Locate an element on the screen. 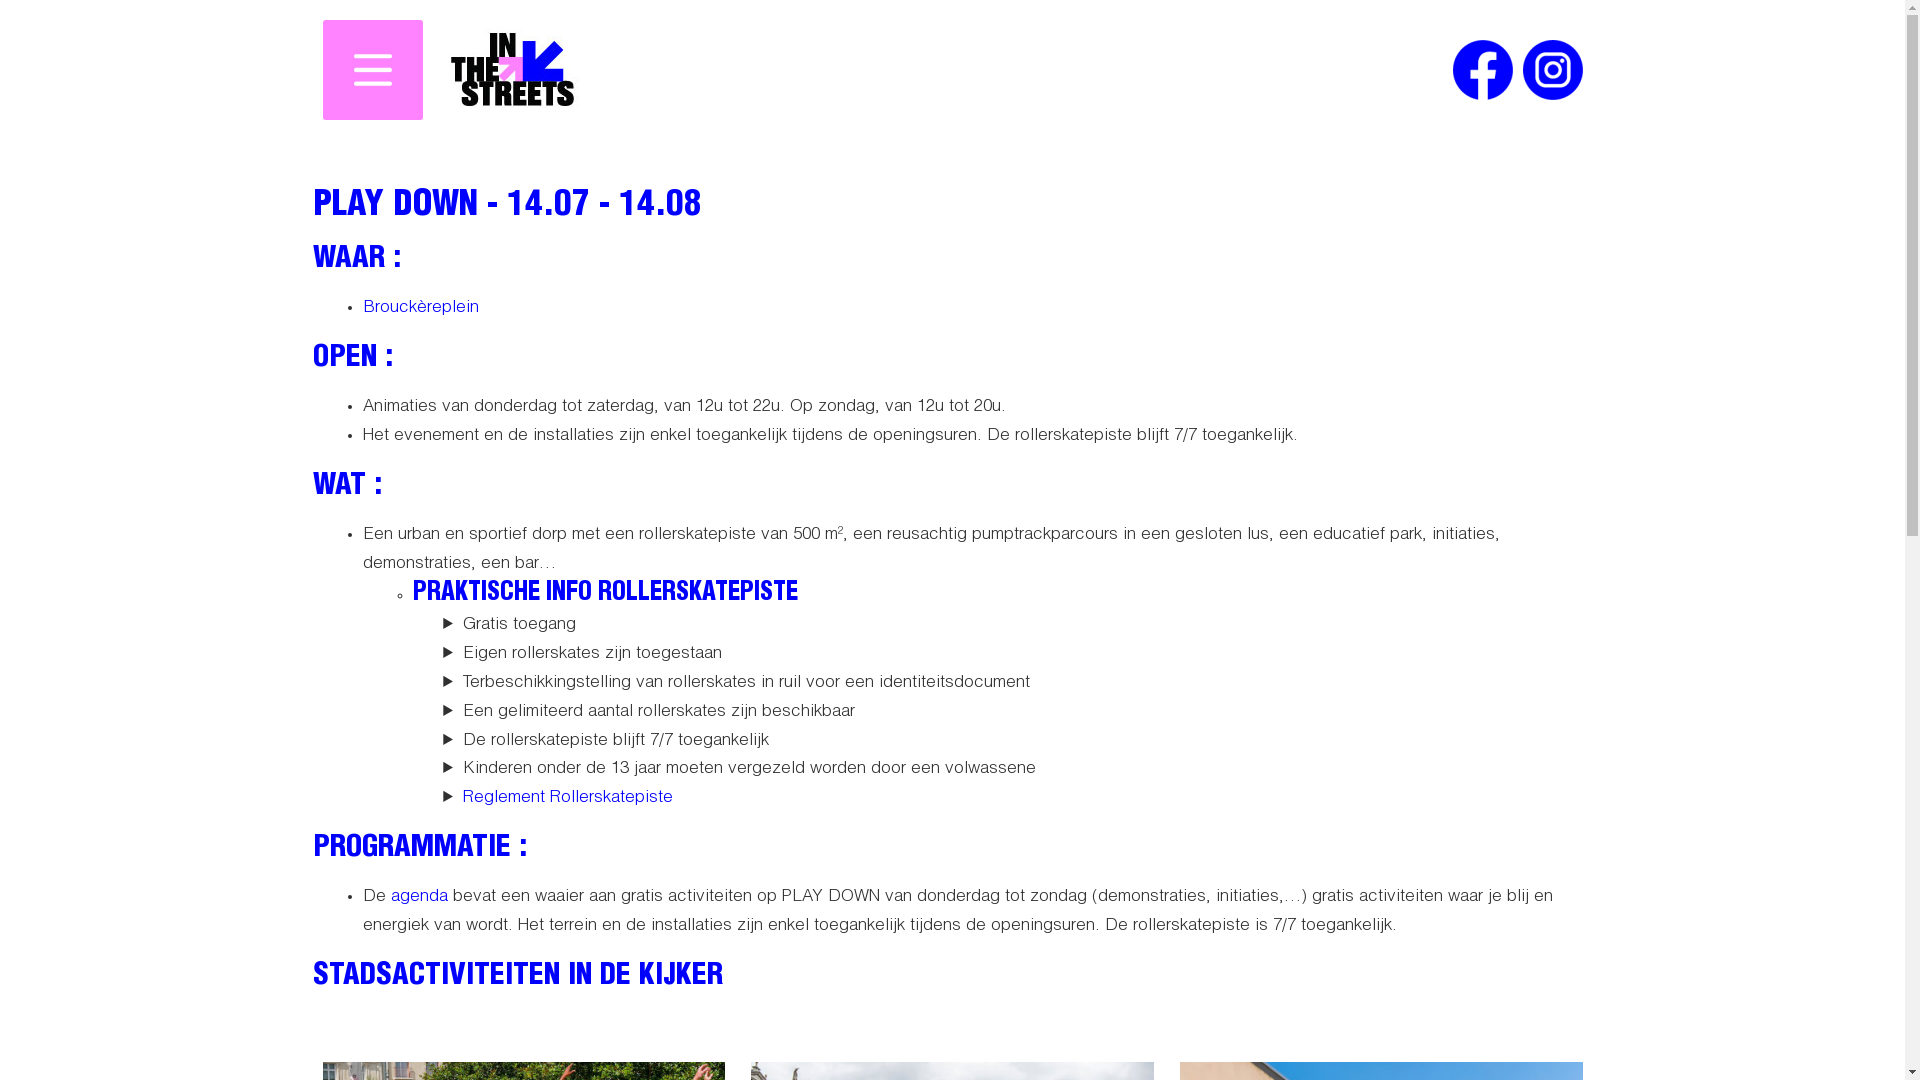  'agenda' is located at coordinates (417, 896).